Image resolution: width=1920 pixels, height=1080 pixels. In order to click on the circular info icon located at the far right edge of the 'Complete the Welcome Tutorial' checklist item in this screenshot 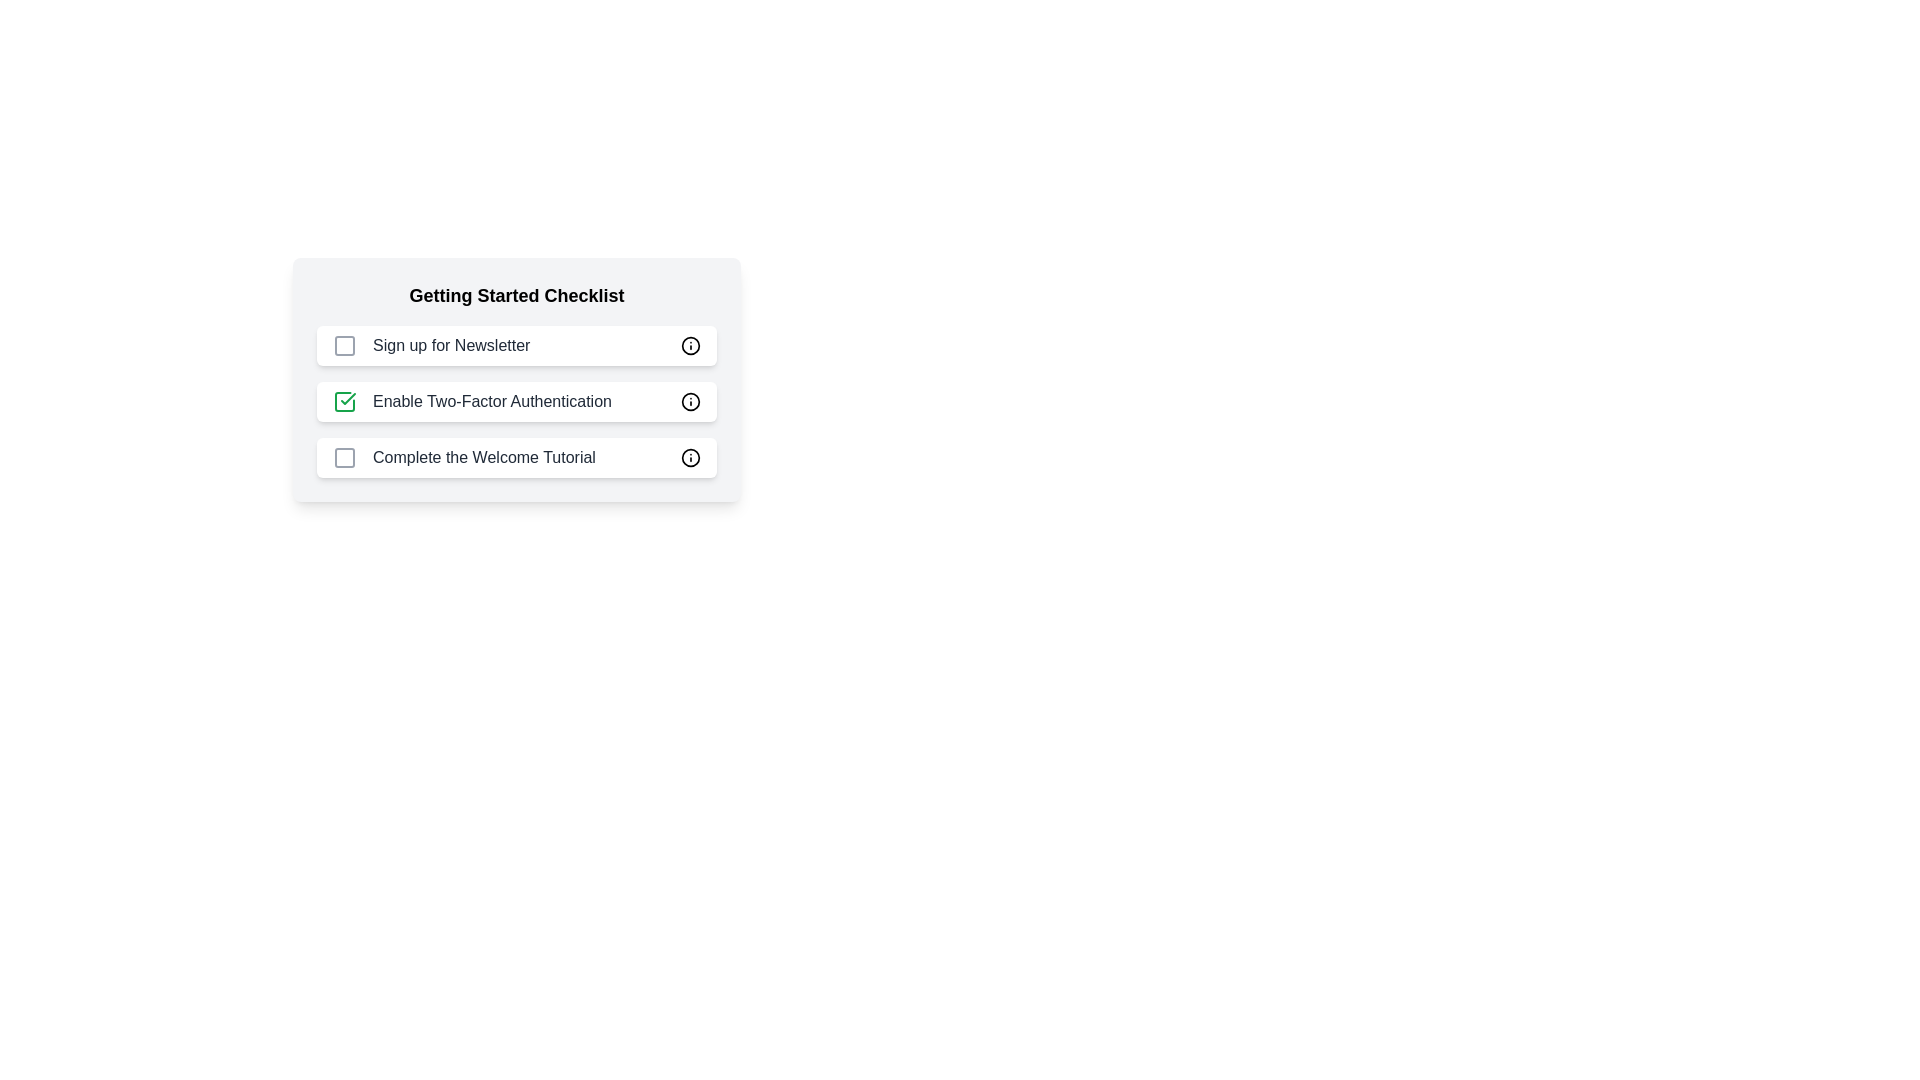, I will do `click(691, 458)`.